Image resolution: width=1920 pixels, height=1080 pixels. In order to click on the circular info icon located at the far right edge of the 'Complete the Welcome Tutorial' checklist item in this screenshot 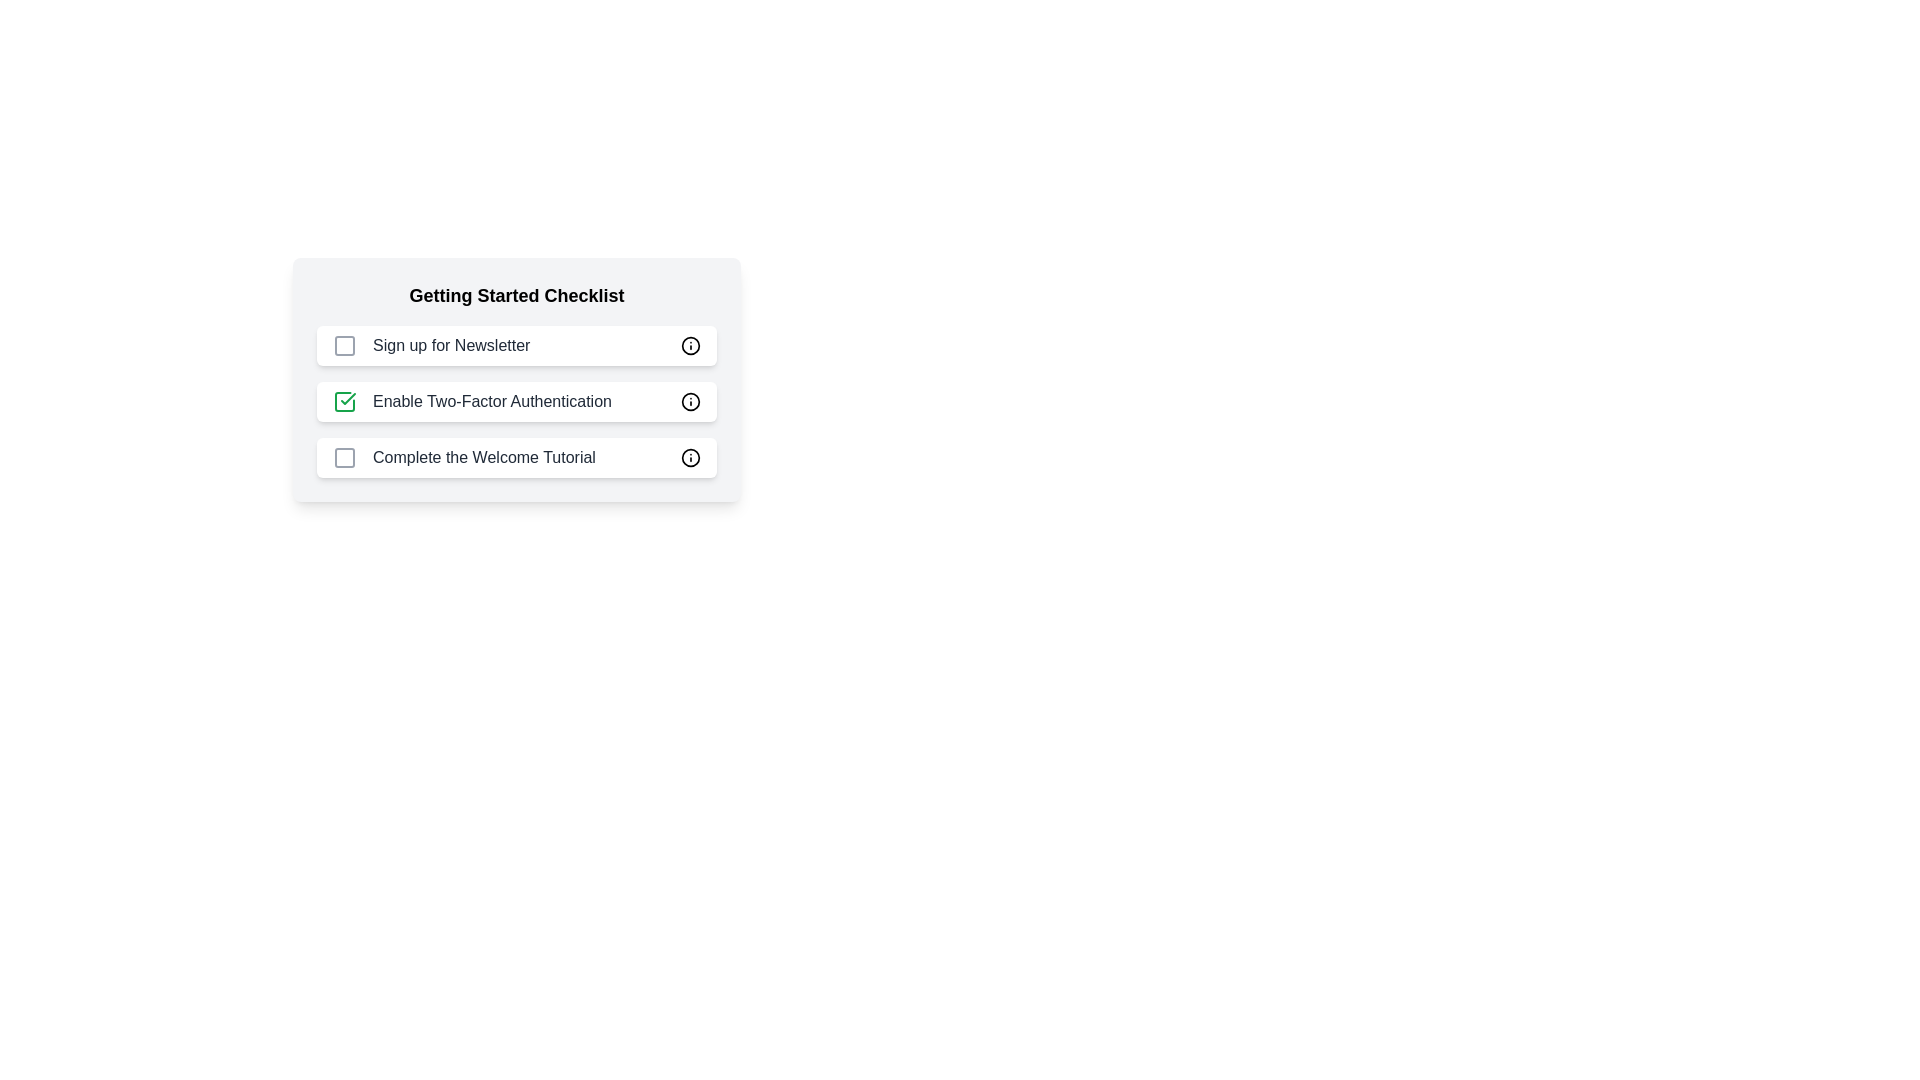, I will do `click(691, 458)`.